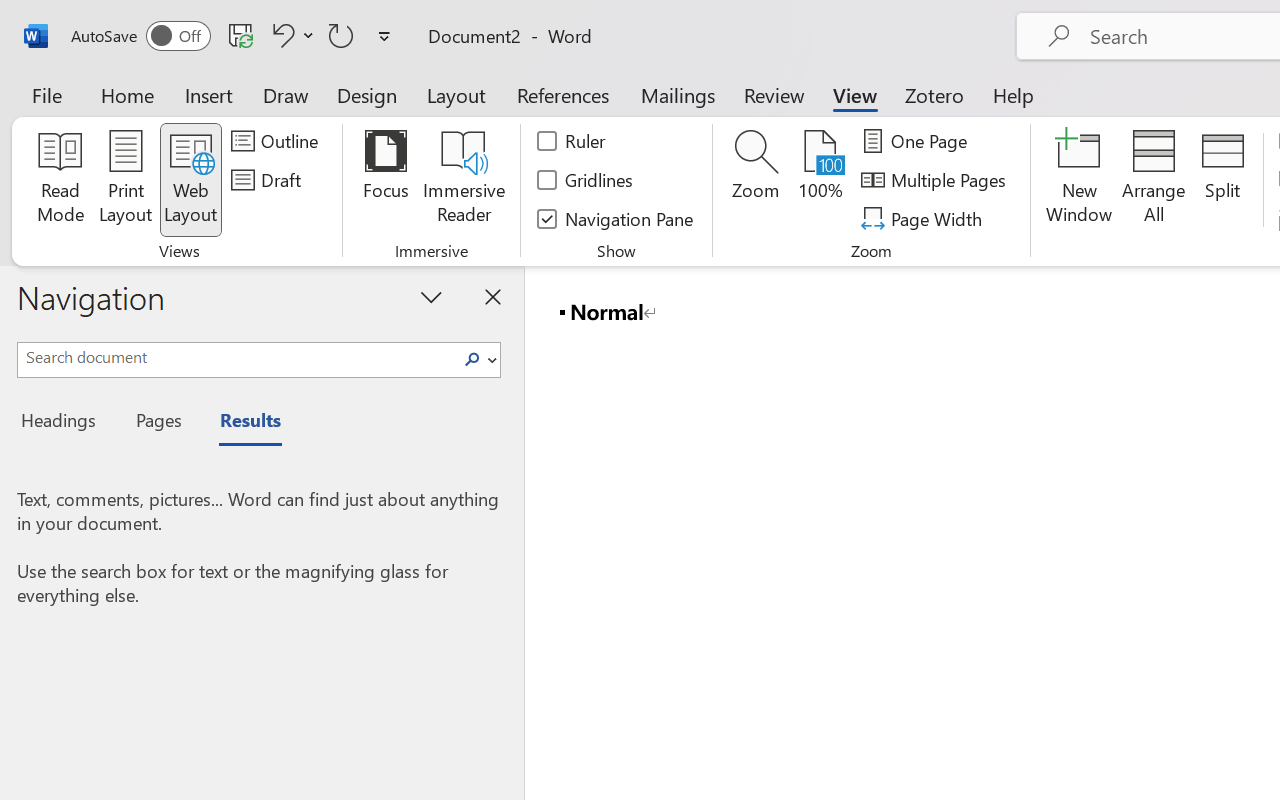 This screenshot has height=800, width=1280. I want to click on 'Results', so click(240, 423).